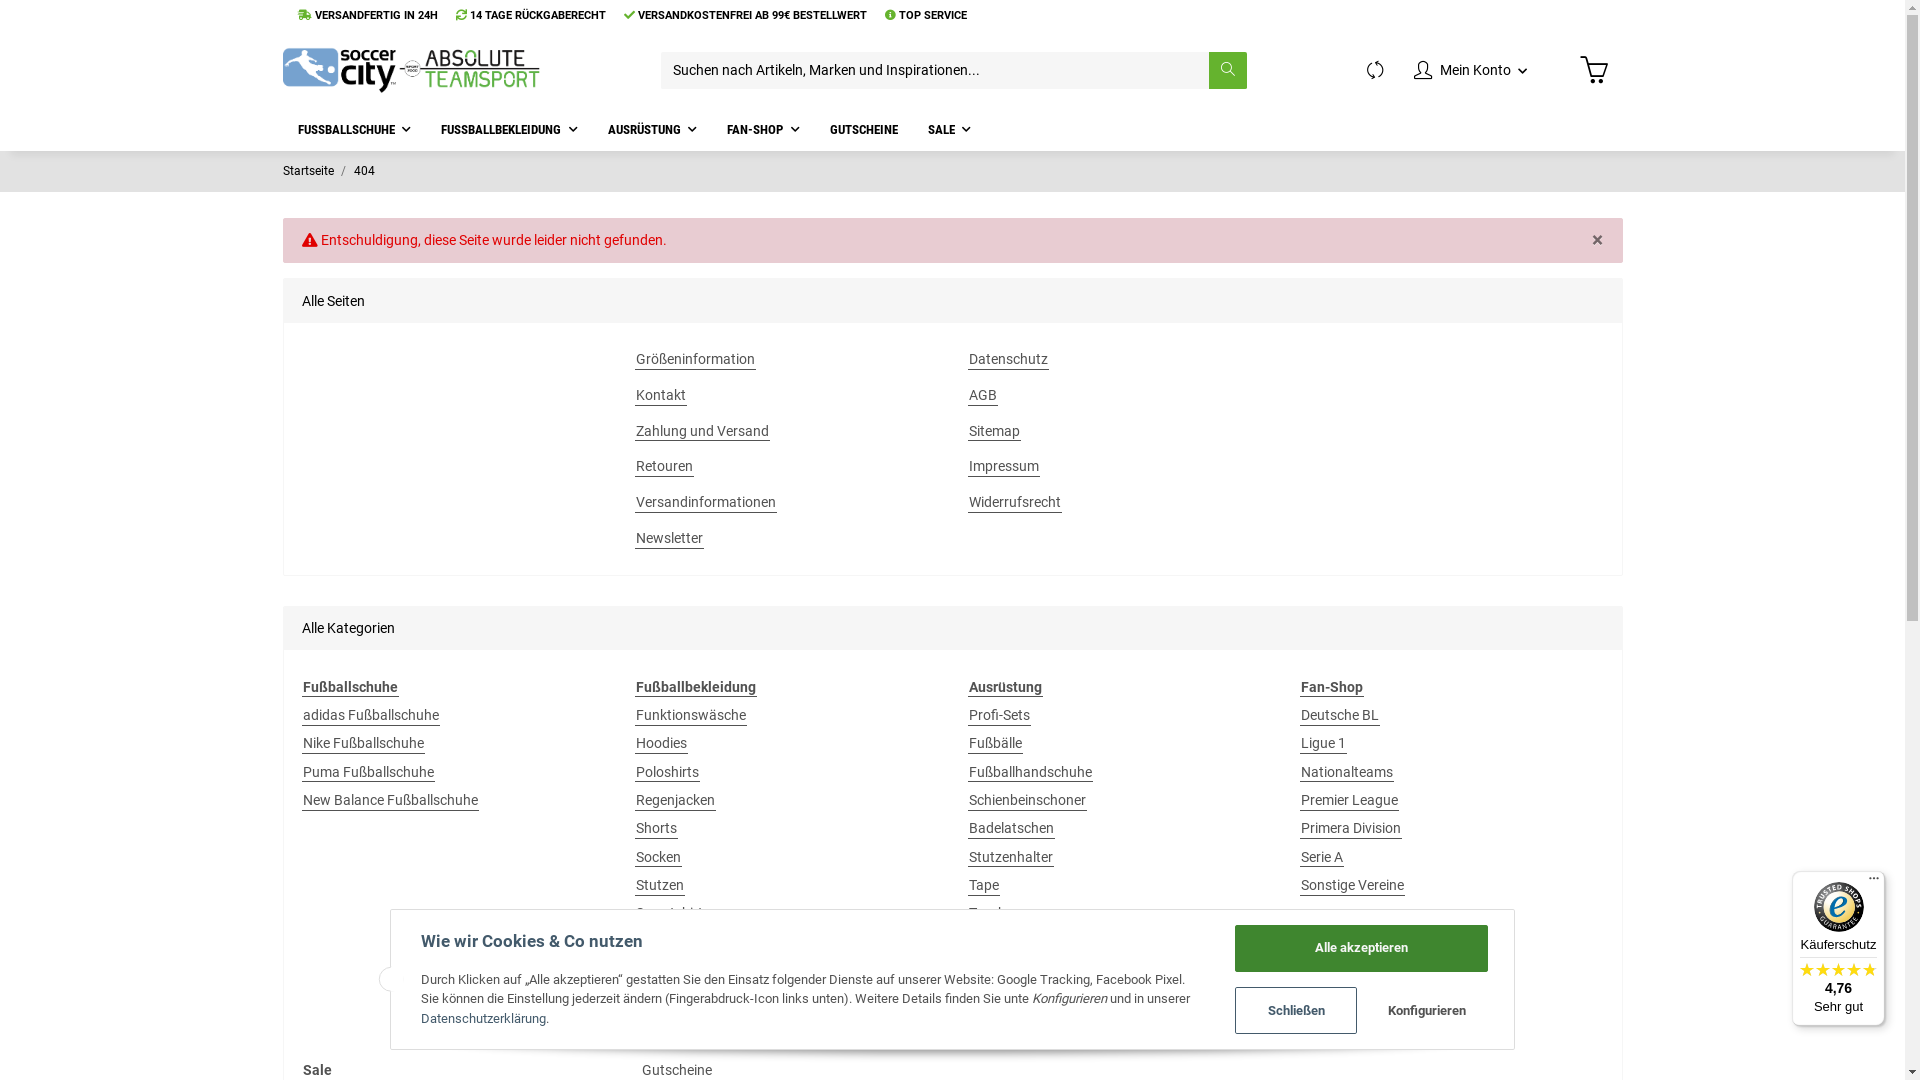  What do you see at coordinates (656, 828) in the screenshot?
I see `'Shorts'` at bounding box center [656, 828].